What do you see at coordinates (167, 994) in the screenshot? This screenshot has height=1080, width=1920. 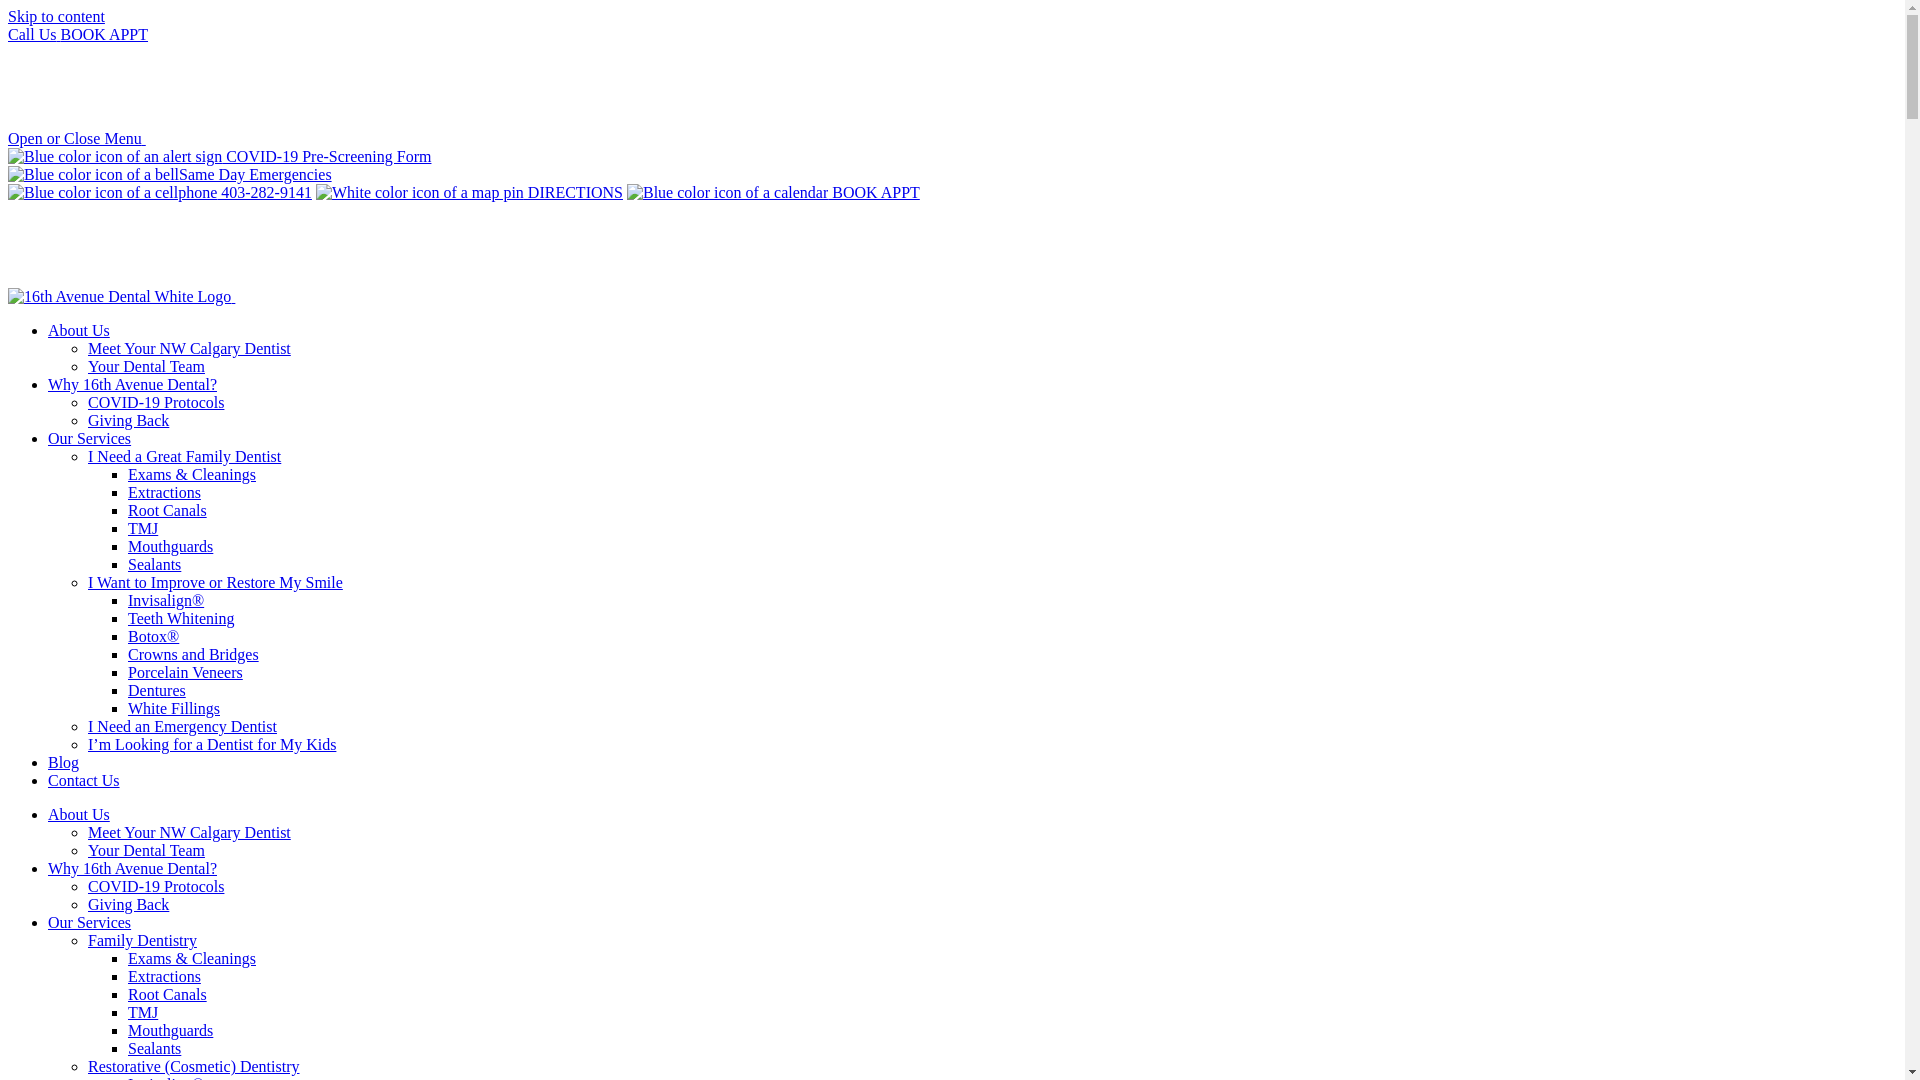 I see `'Root Canals'` at bounding box center [167, 994].